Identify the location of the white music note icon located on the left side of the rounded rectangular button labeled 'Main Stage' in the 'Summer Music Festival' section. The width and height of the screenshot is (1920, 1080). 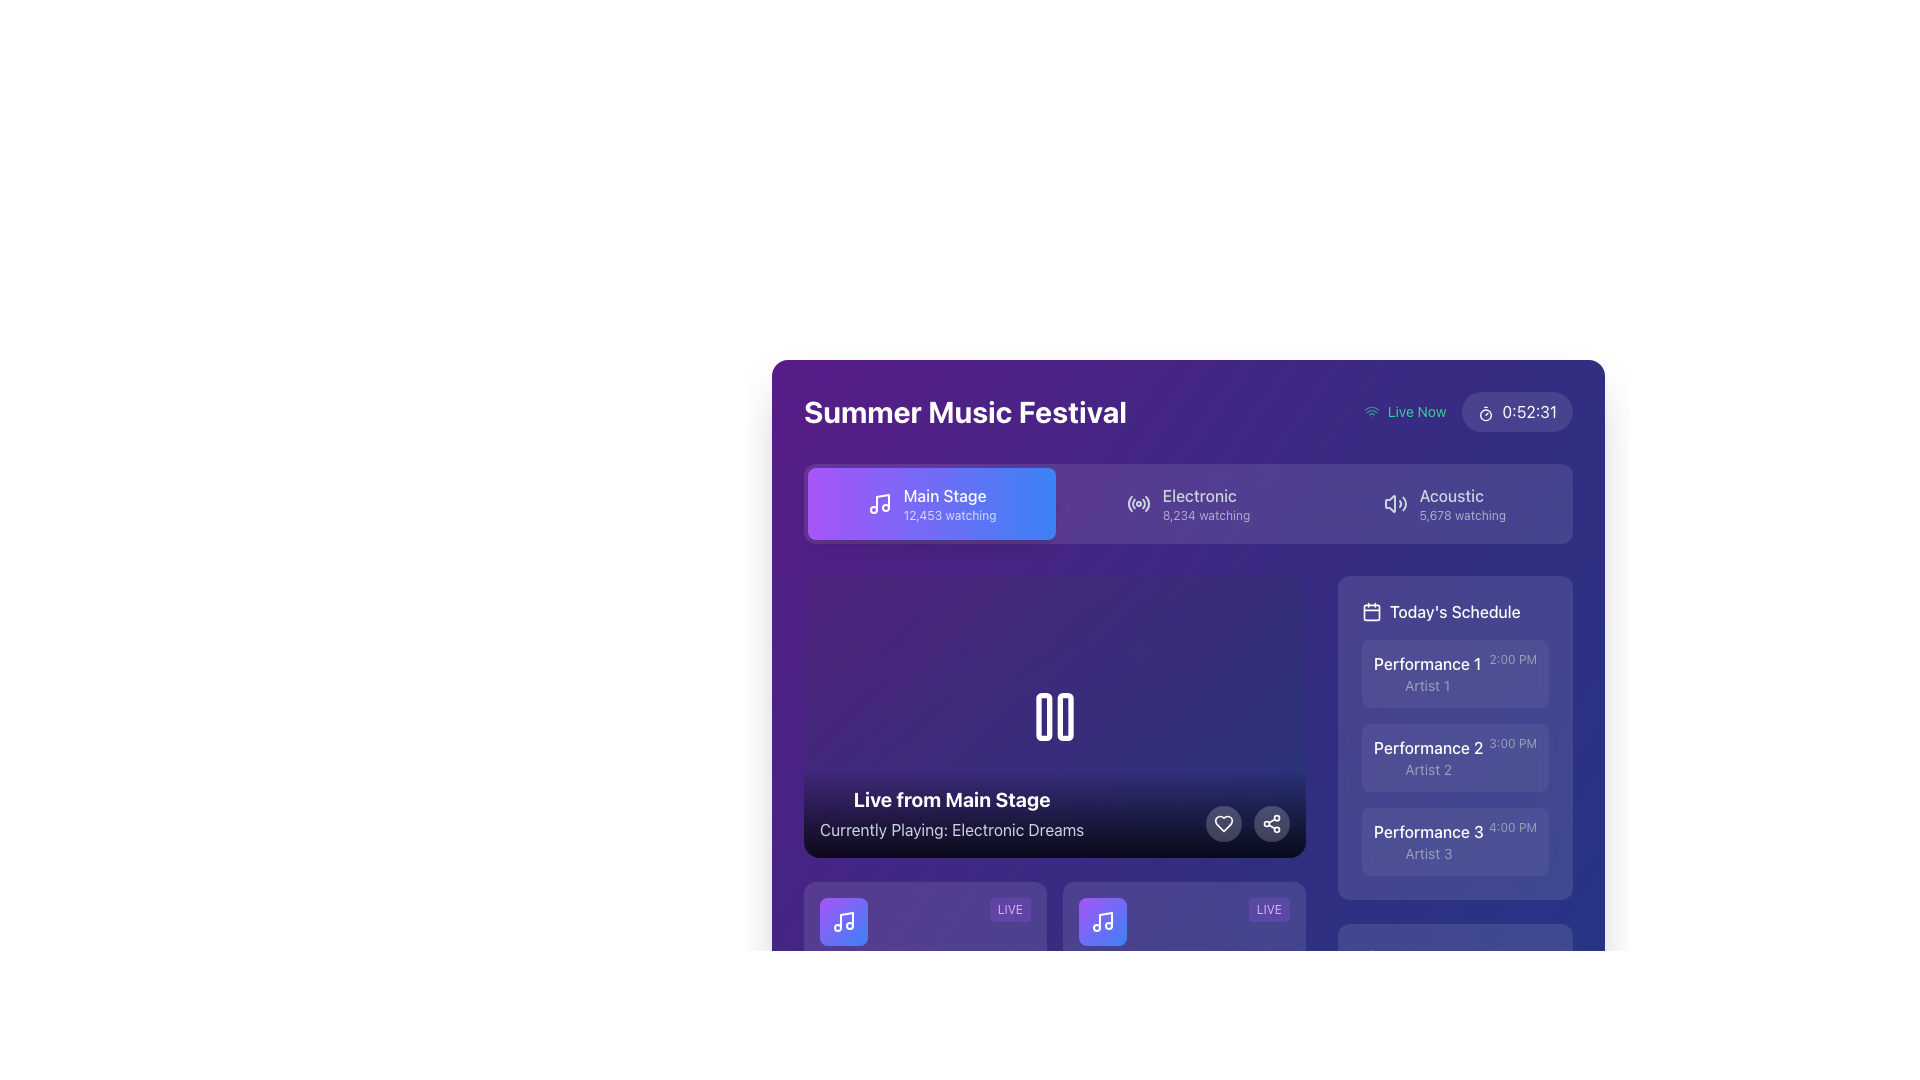
(879, 503).